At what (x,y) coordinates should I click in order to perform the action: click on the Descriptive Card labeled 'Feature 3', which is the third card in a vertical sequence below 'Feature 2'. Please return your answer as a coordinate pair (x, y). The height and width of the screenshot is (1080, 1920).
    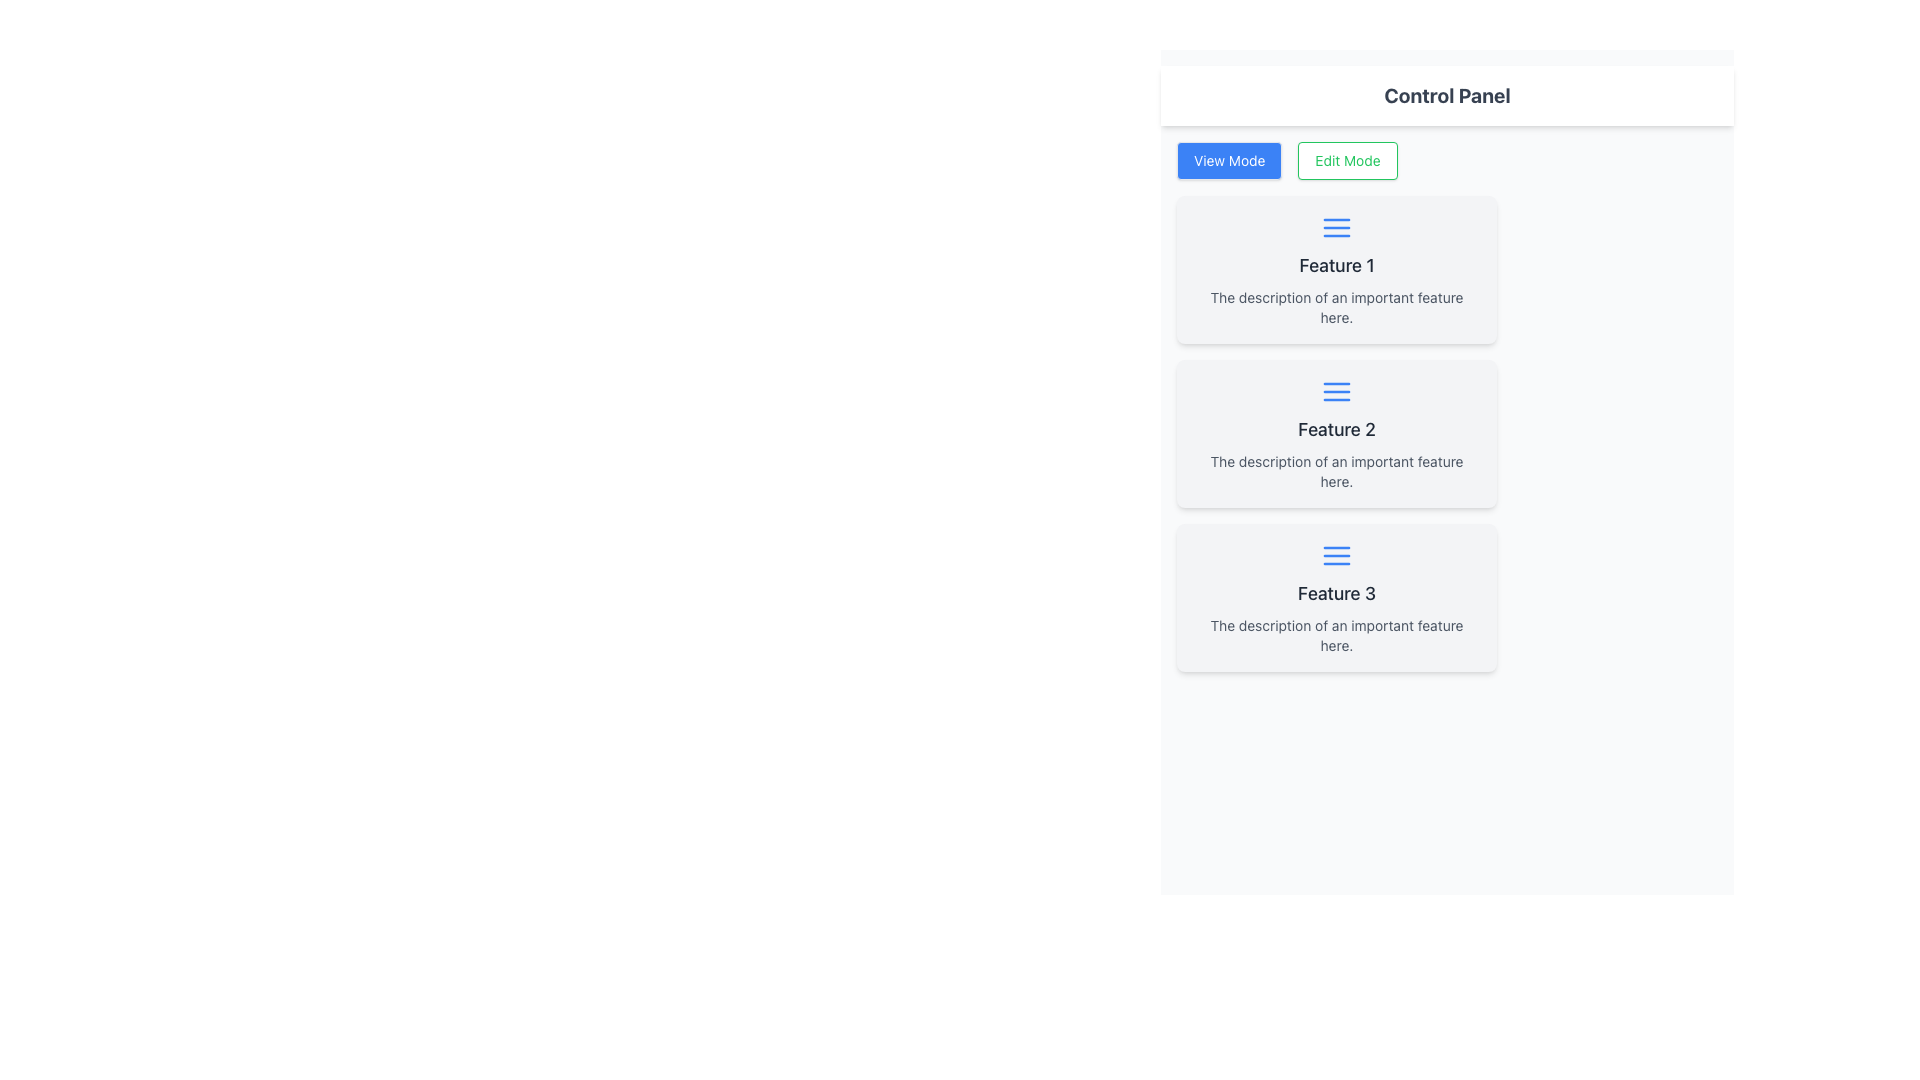
    Looking at the image, I should click on (1337, 596).